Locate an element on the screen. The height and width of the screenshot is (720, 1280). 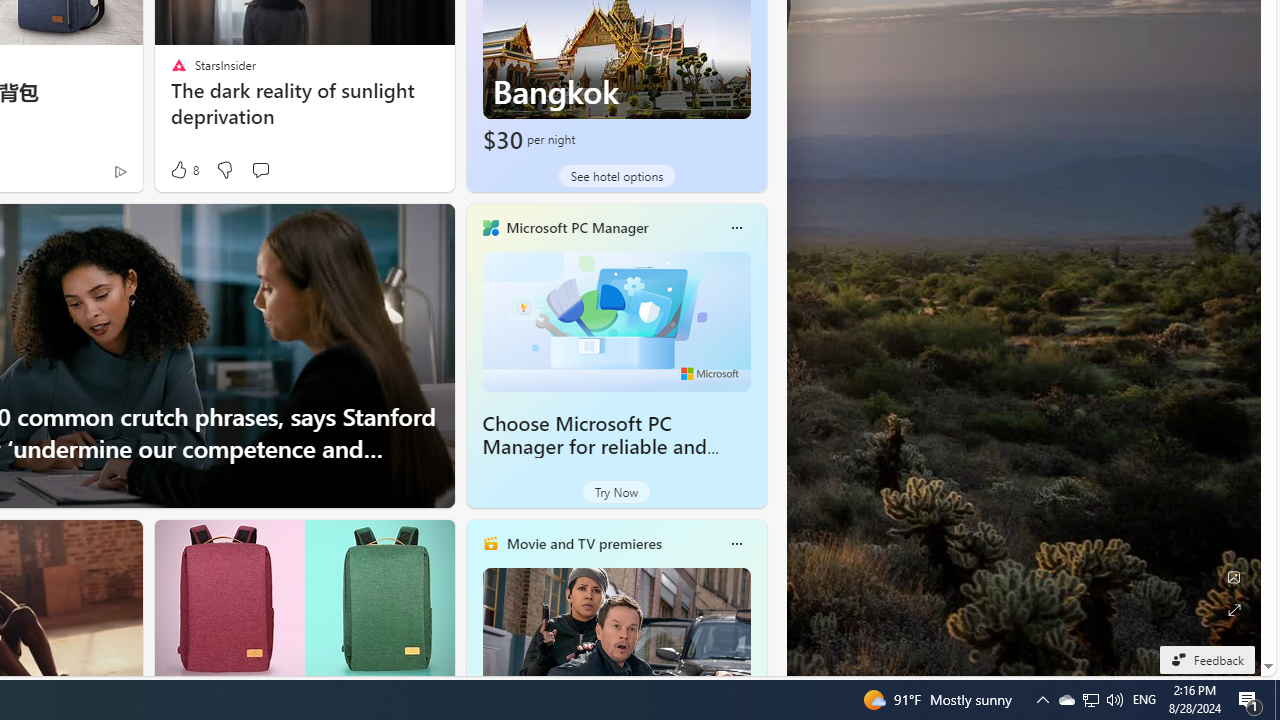
'Microsoft PC Manager' is located at coordinates (576, 226).